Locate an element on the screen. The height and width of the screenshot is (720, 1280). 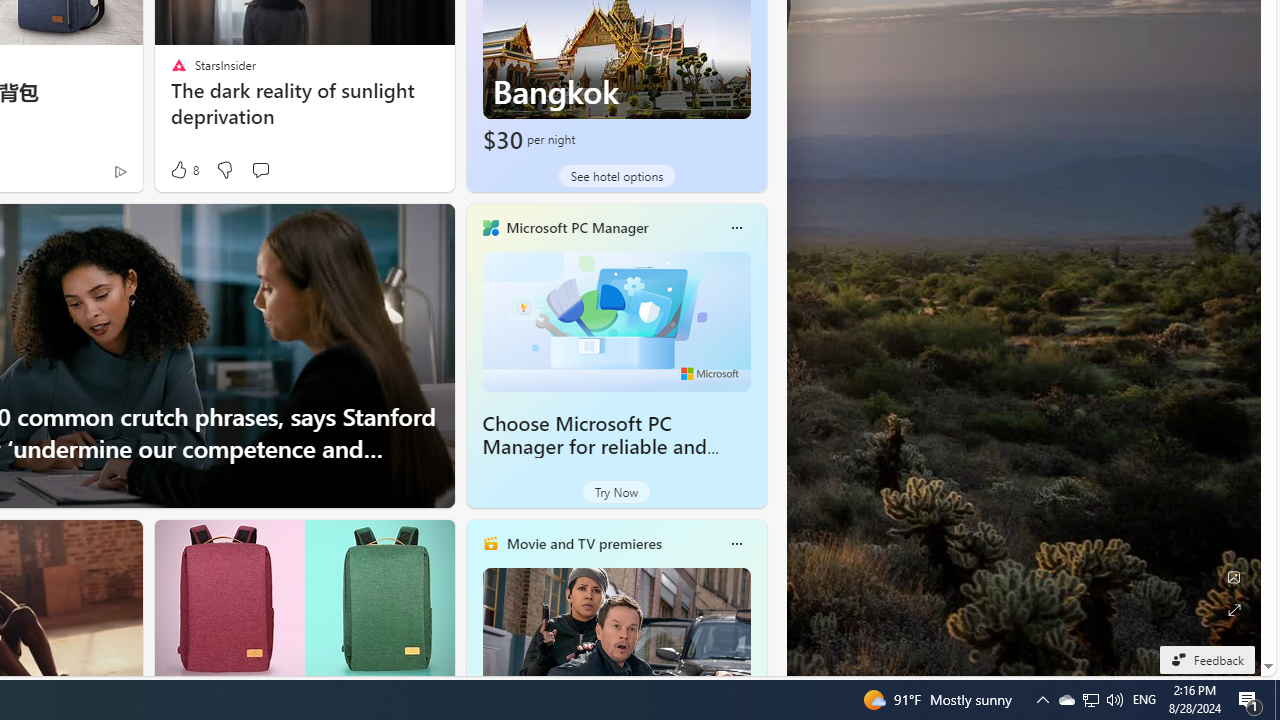
'Microsoft PC Manager' is located at coordinates (576, 226).